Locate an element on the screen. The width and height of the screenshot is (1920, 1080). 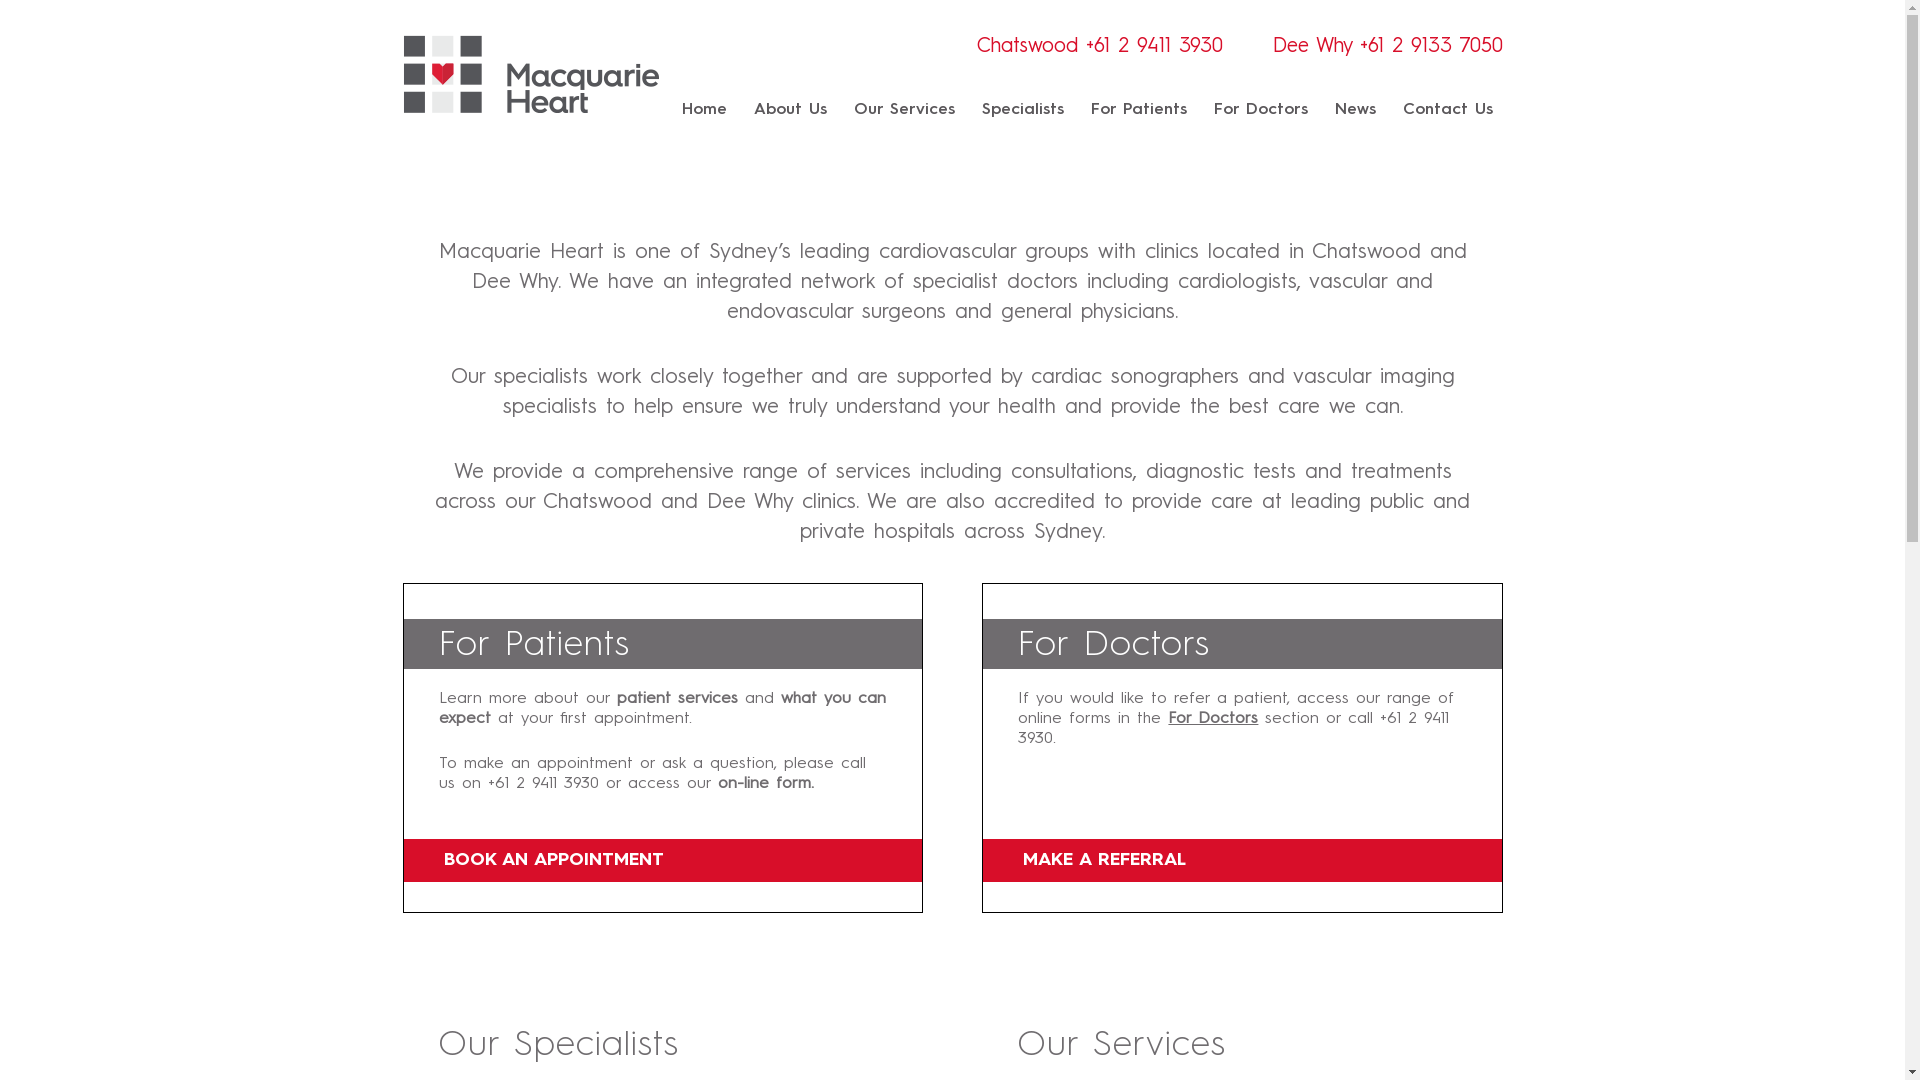
'For Doctors' is located at coordinates (1167, 717).